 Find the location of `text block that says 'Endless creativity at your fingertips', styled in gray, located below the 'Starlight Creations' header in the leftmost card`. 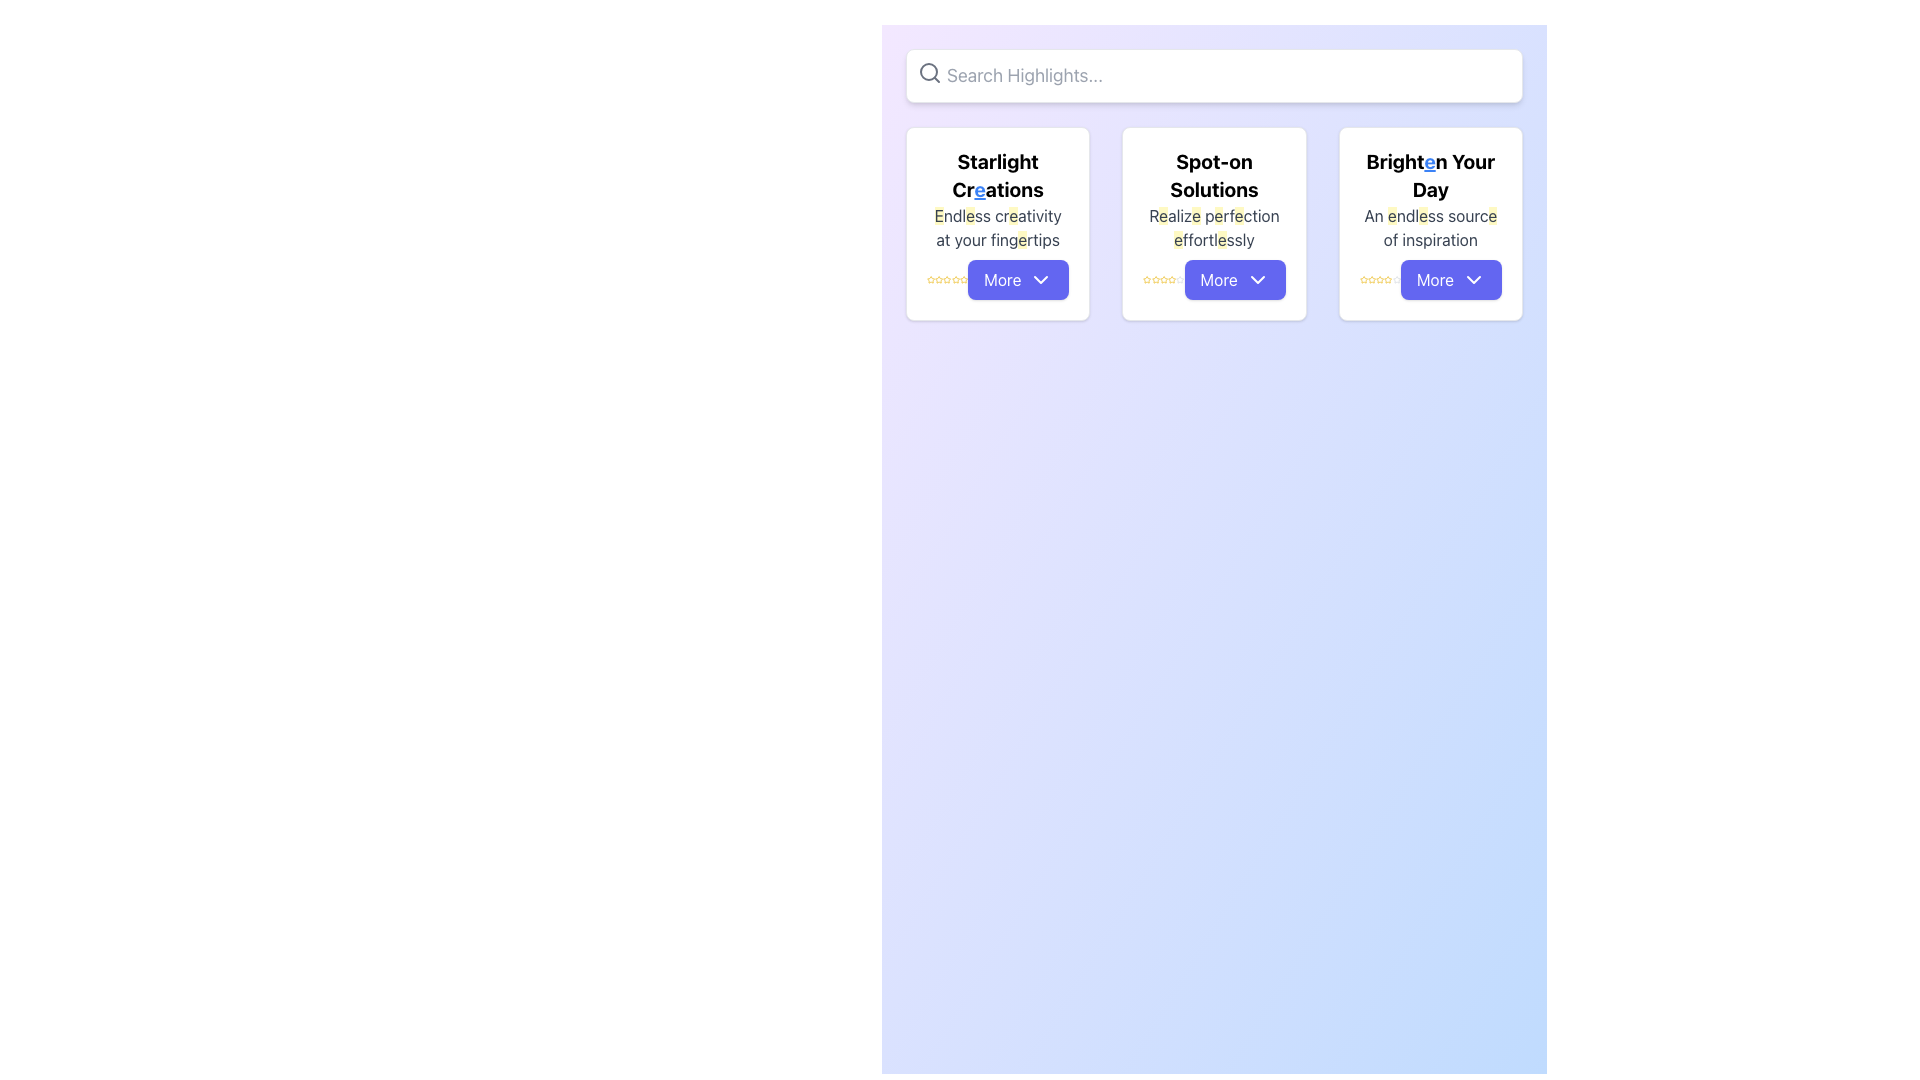

text block that says 'Endless creativity at your fingertips', styled in gray, located below the 'Starlight Creations' header in the leftmost card is located at coordinates (998, 226).